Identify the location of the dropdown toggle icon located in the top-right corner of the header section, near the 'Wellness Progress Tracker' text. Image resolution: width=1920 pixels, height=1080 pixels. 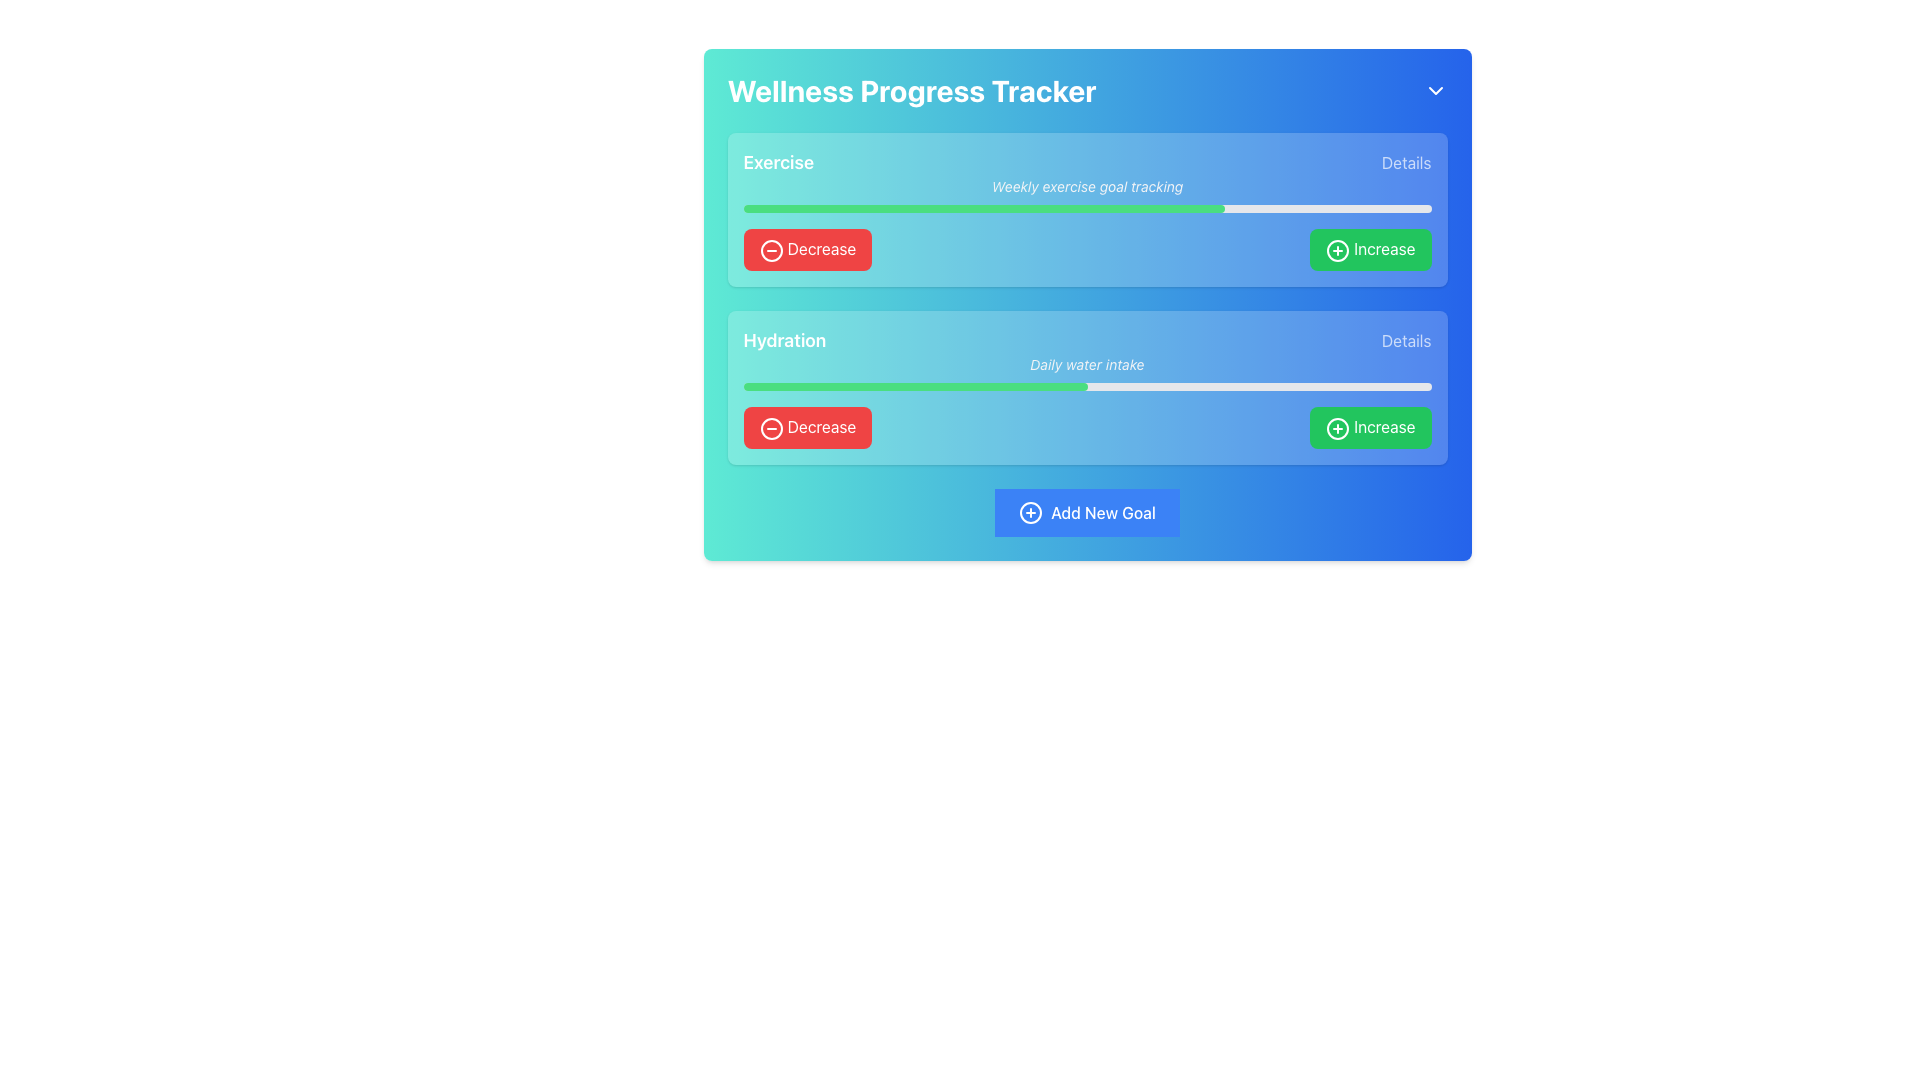
(1434, 91).